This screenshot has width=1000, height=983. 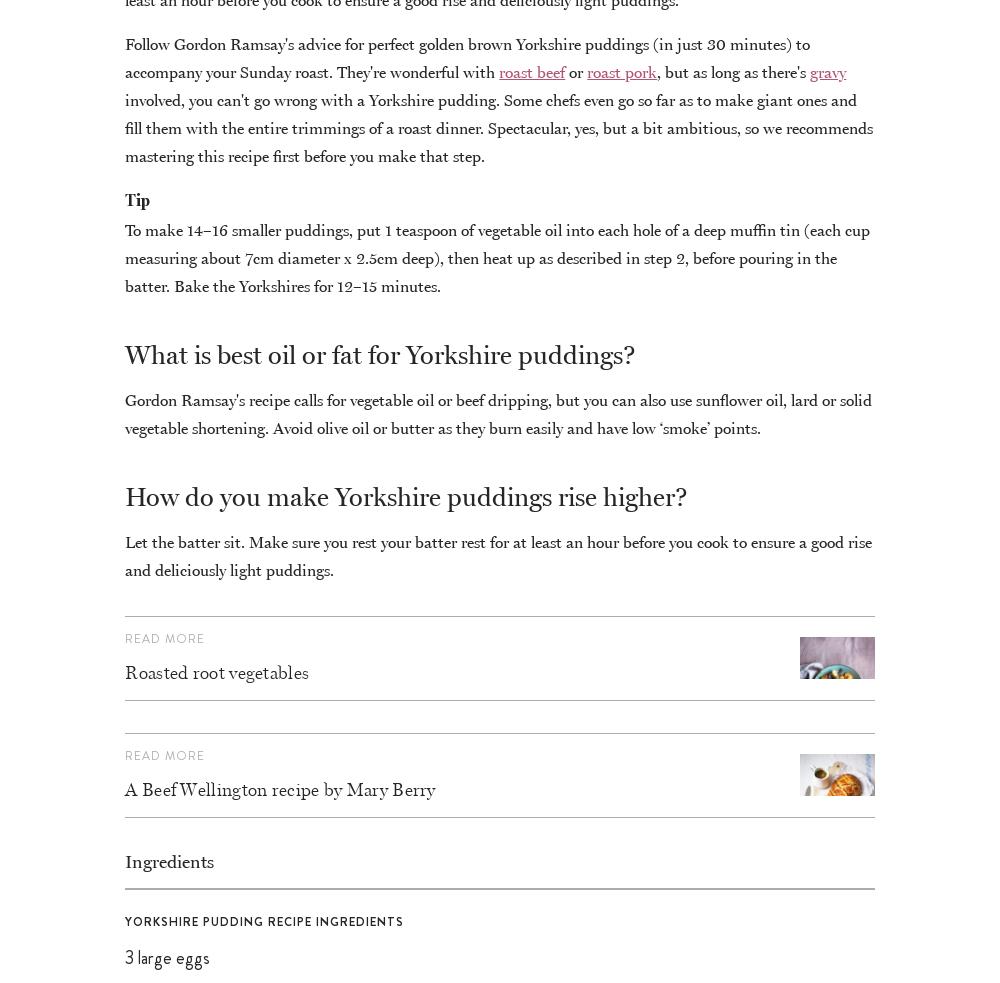 I want to click on 'Yorkshire pudding recipe ingredients', so click(x=125, y=920).